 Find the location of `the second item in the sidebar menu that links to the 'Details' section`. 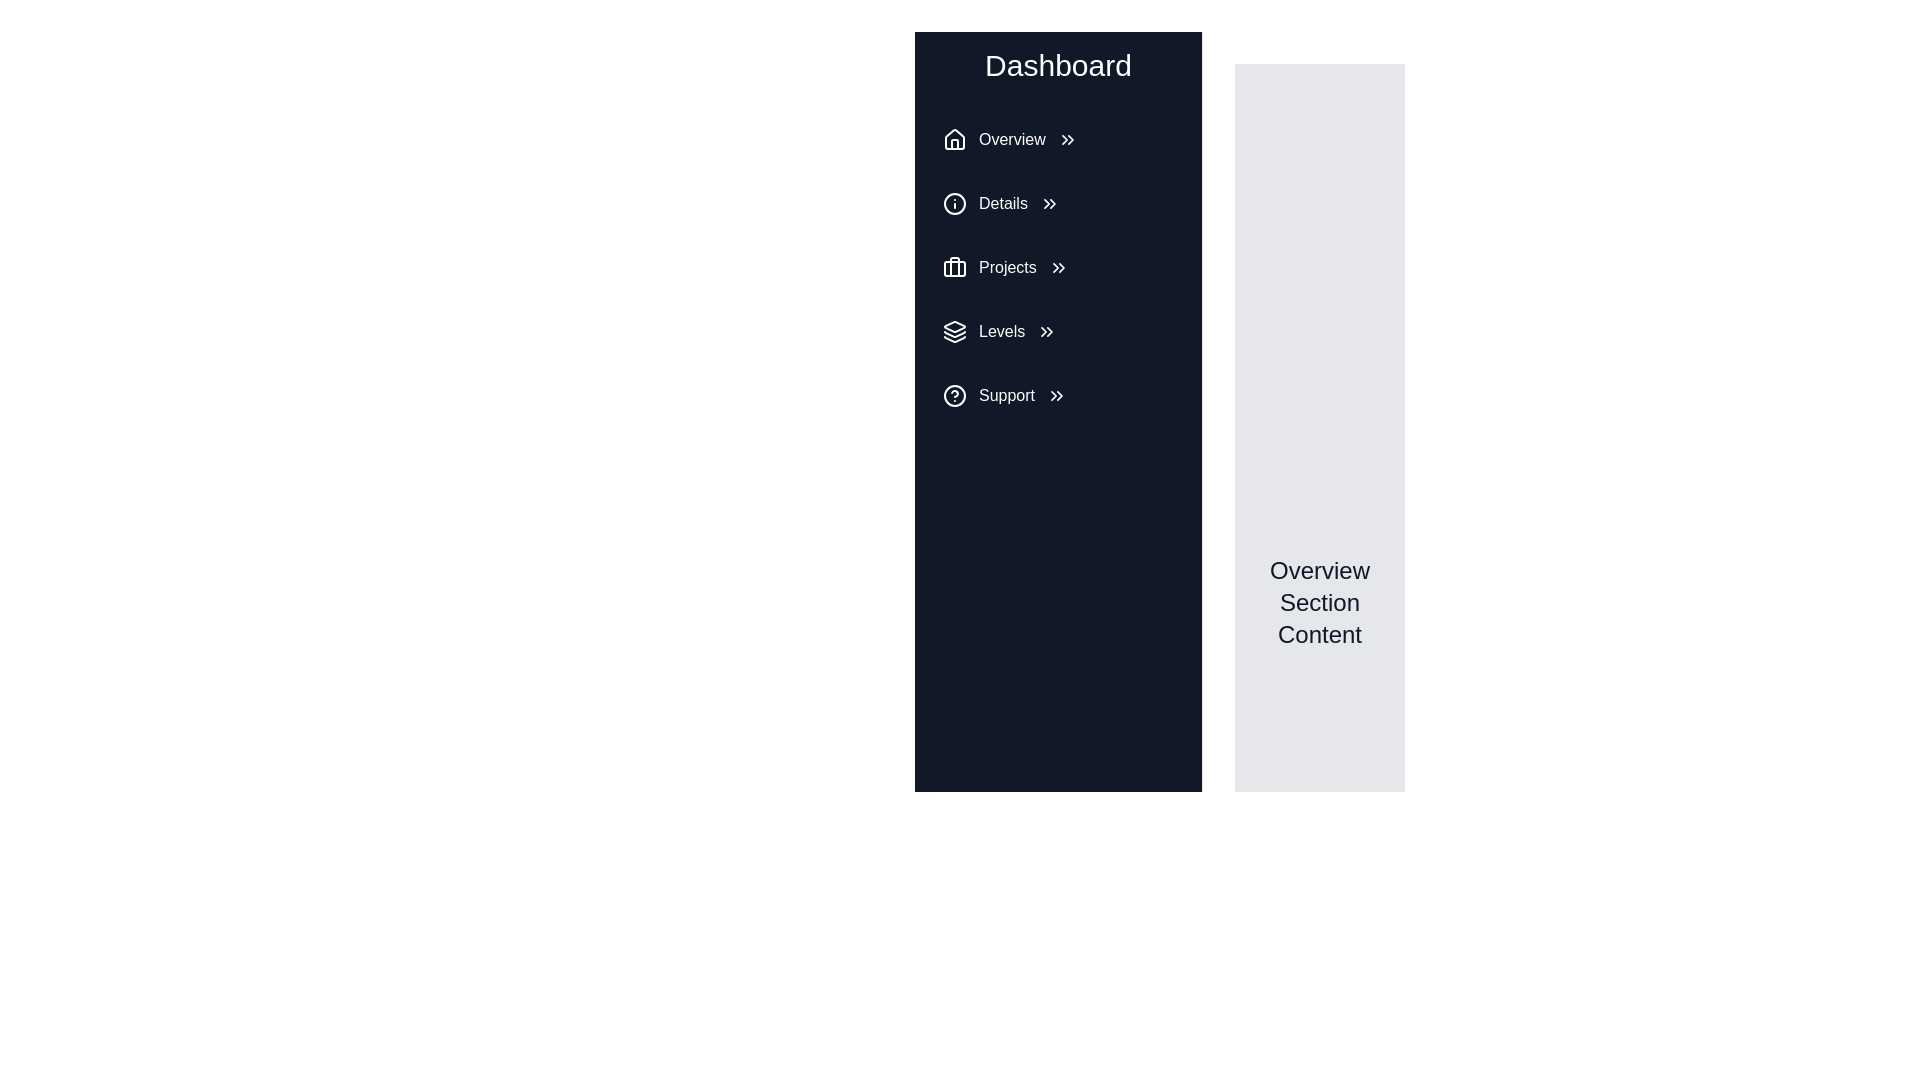

the second item in the sidebar menu that links to the 'Details' section is located at coordinates (1057, 204).